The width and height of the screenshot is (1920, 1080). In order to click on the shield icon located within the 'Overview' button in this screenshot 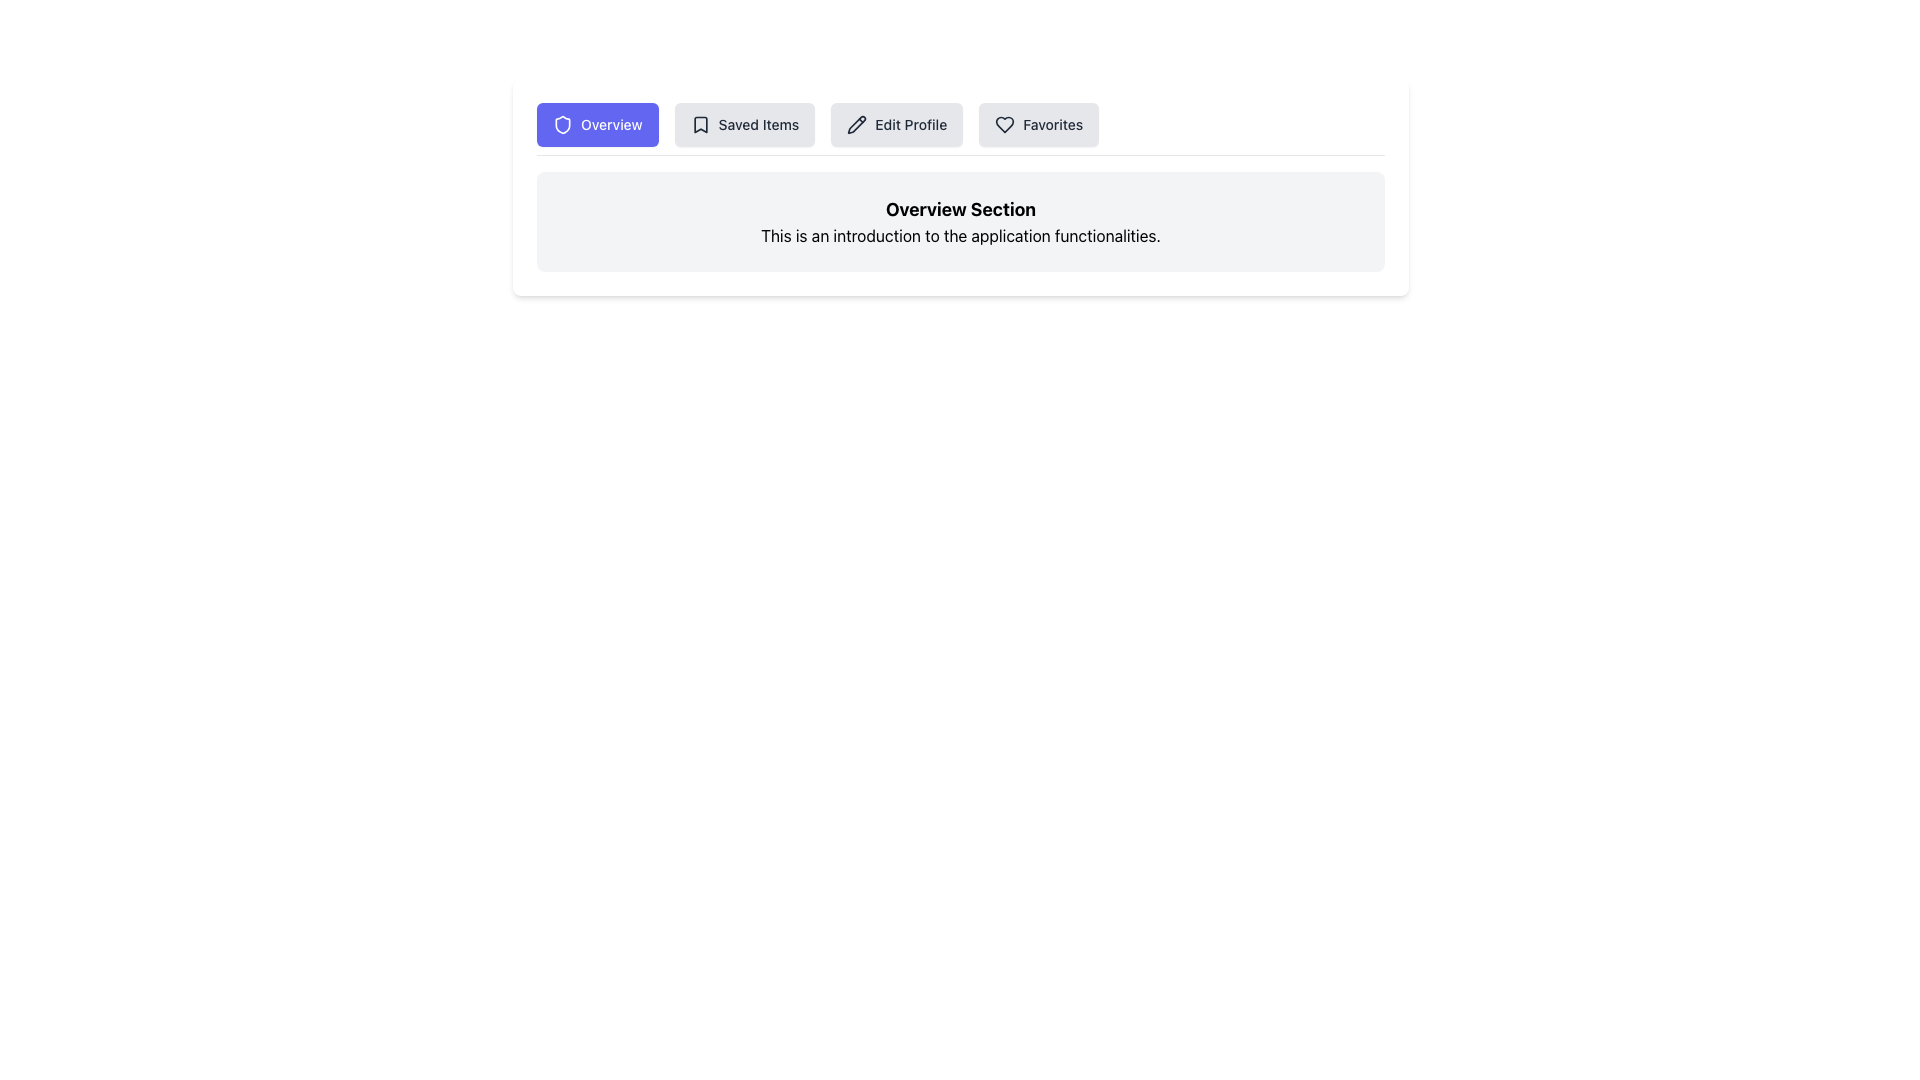, I will do `click(561, 124)`.